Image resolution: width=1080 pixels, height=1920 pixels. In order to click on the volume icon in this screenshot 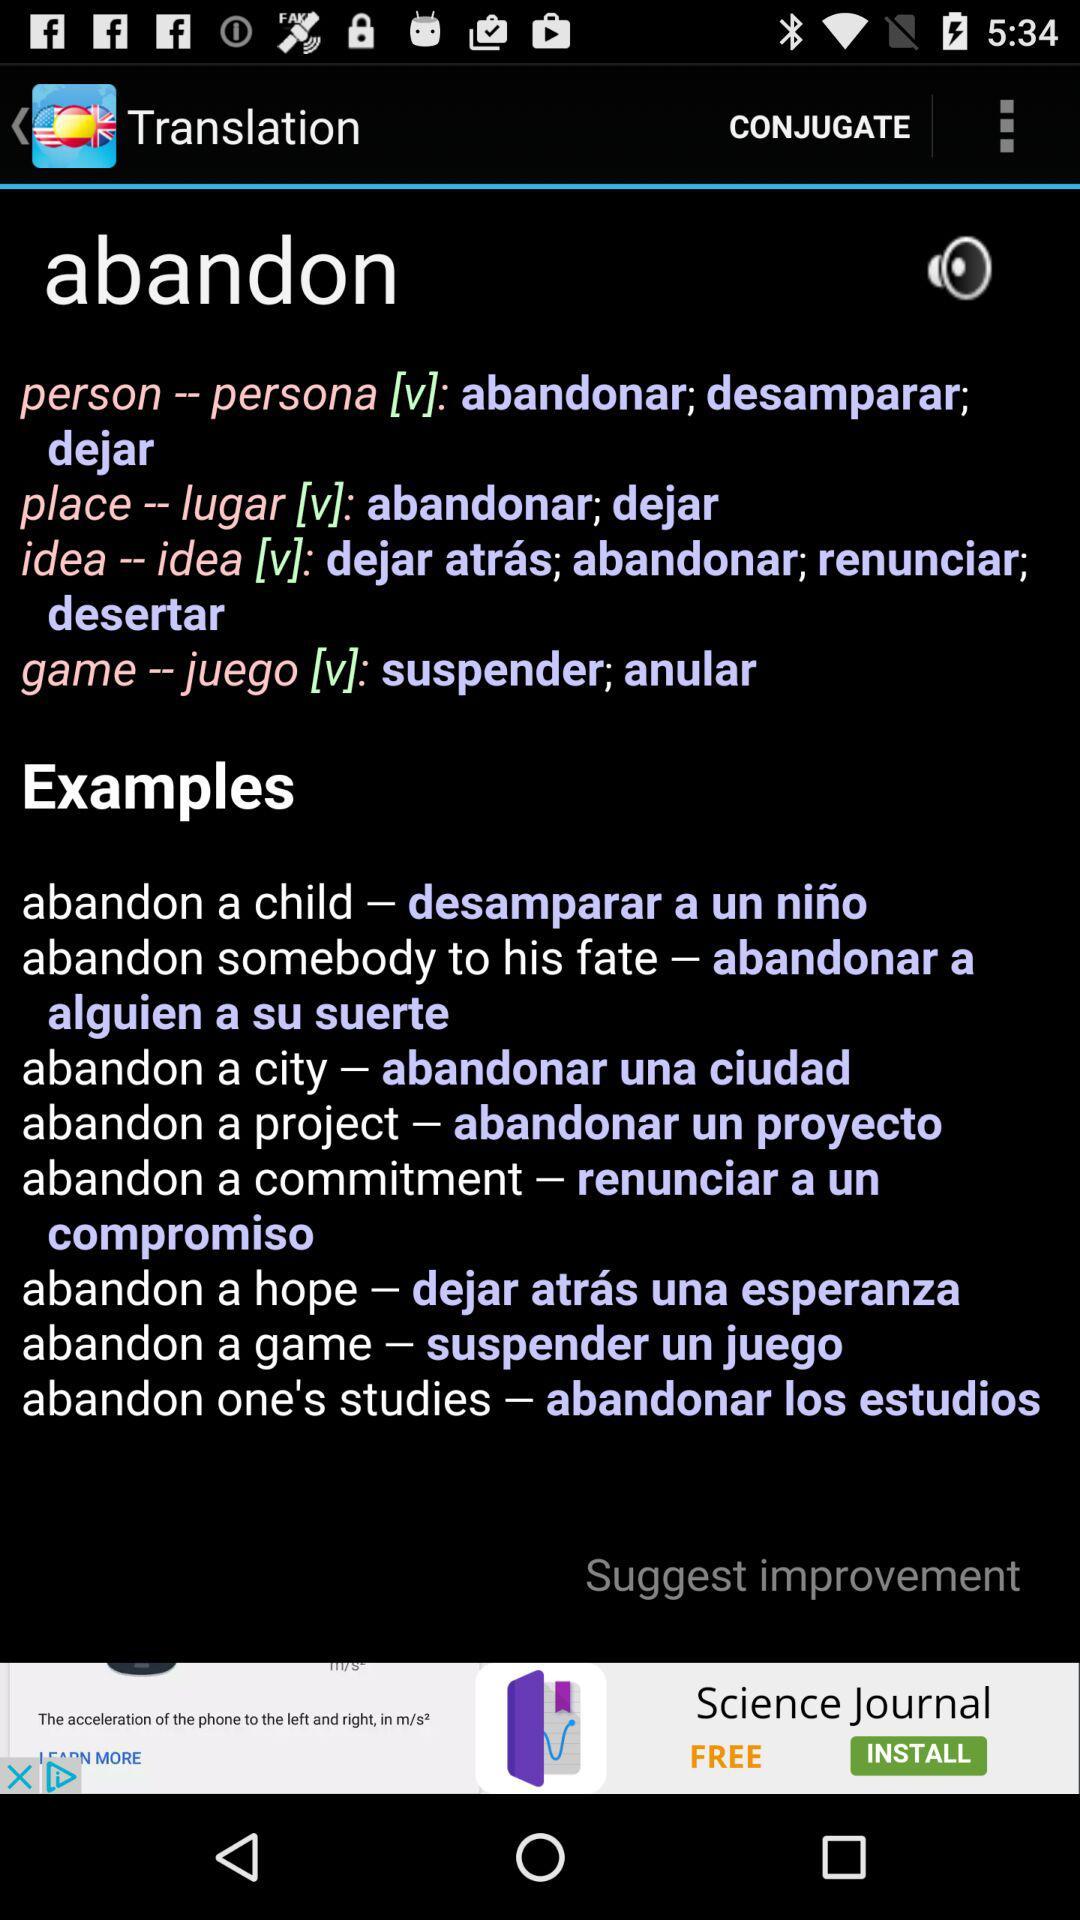, I will do `click(958, 285)`.